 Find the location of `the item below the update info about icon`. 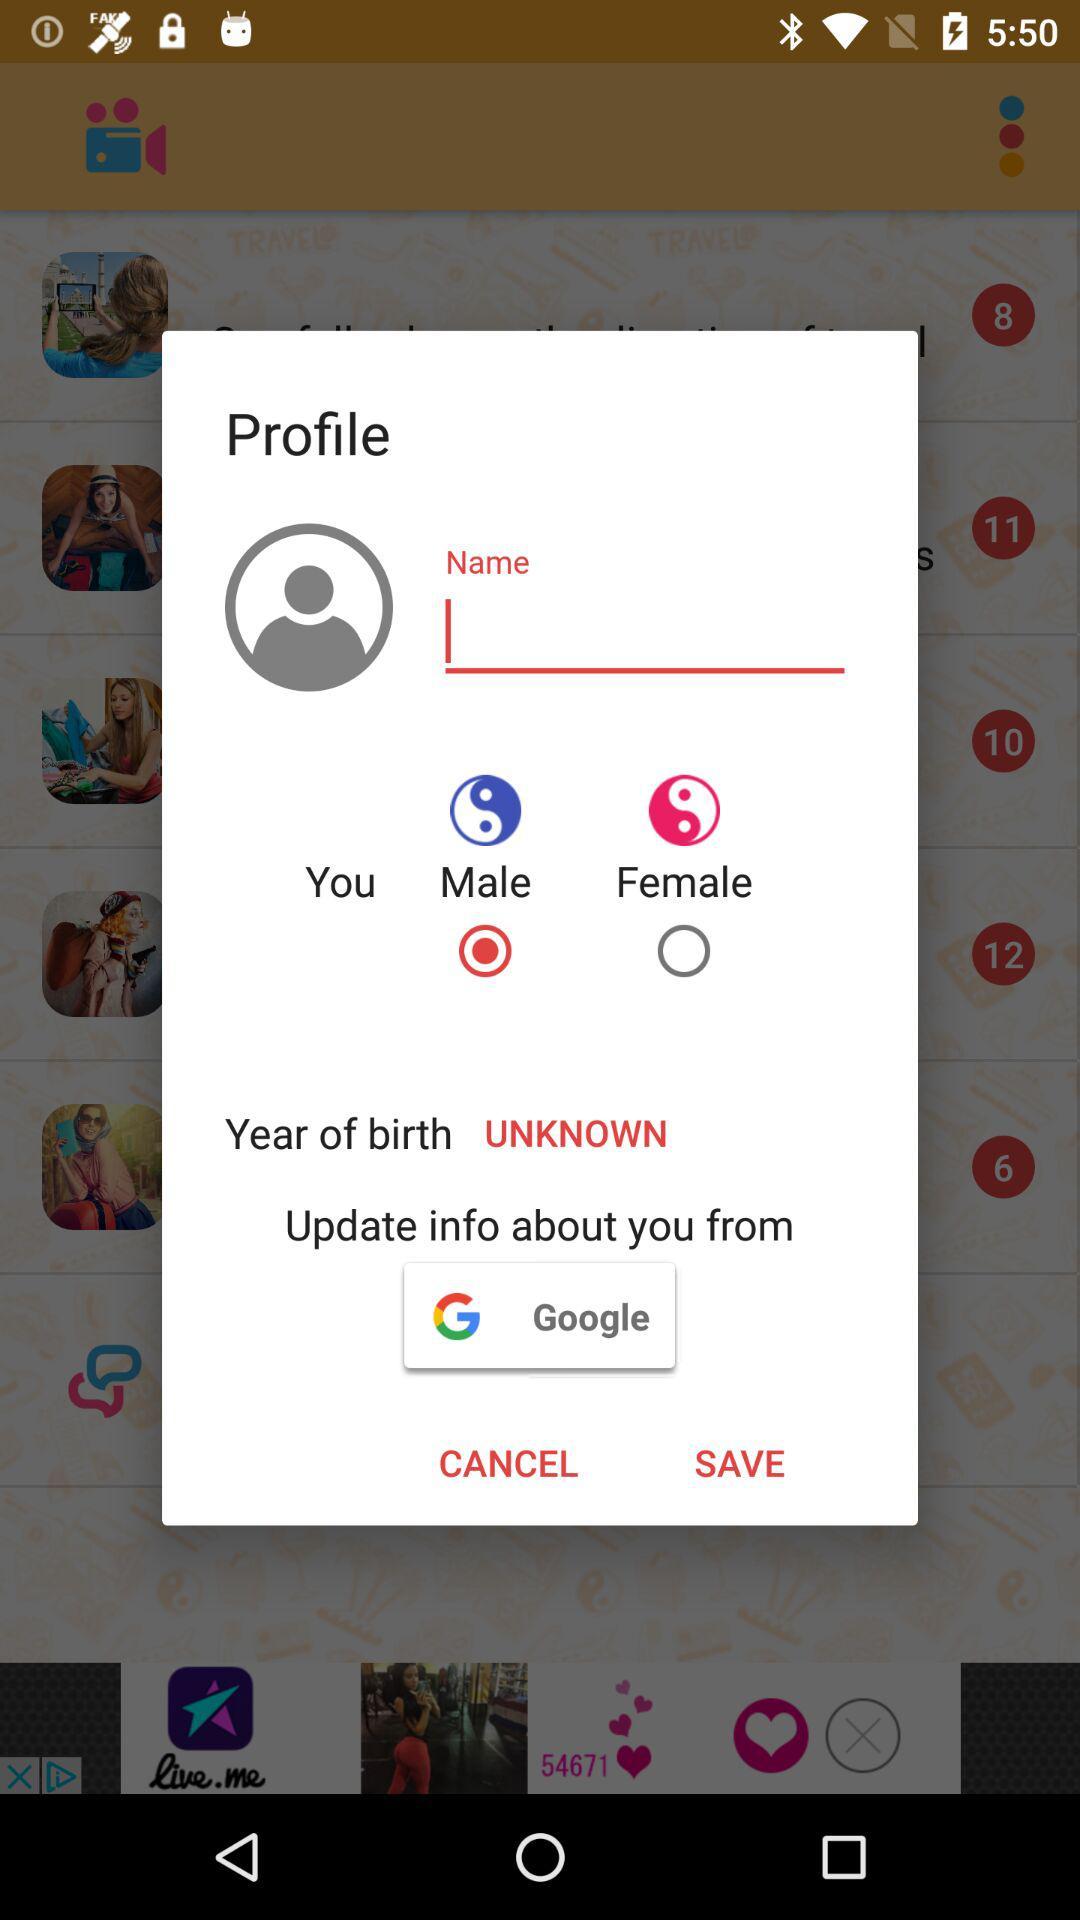

the item below the update info about icon is located at coordinates (538, 1315).